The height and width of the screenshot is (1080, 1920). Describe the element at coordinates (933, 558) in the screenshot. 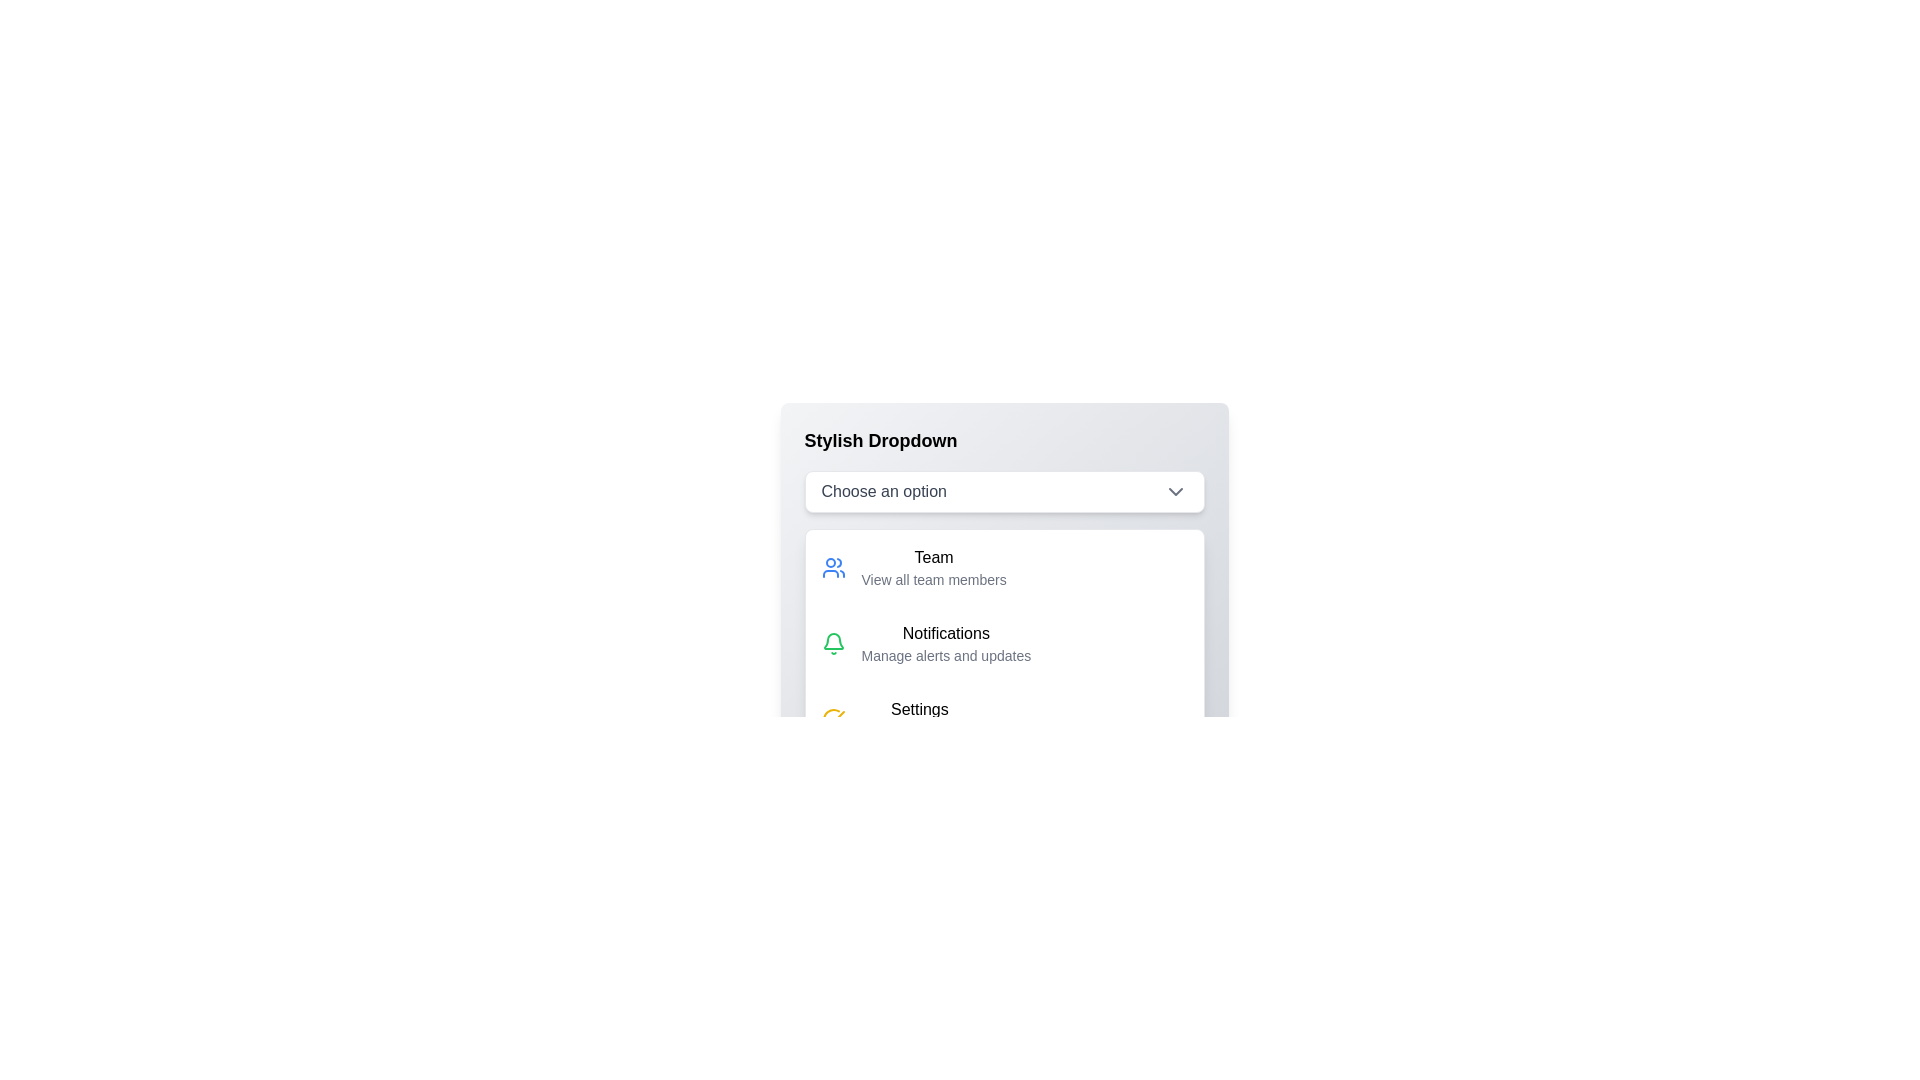

I see `the header text label within the 'Stylish Dropdown' that indicates the team-related section, which is located above the 'View all team members' text element` at that location.